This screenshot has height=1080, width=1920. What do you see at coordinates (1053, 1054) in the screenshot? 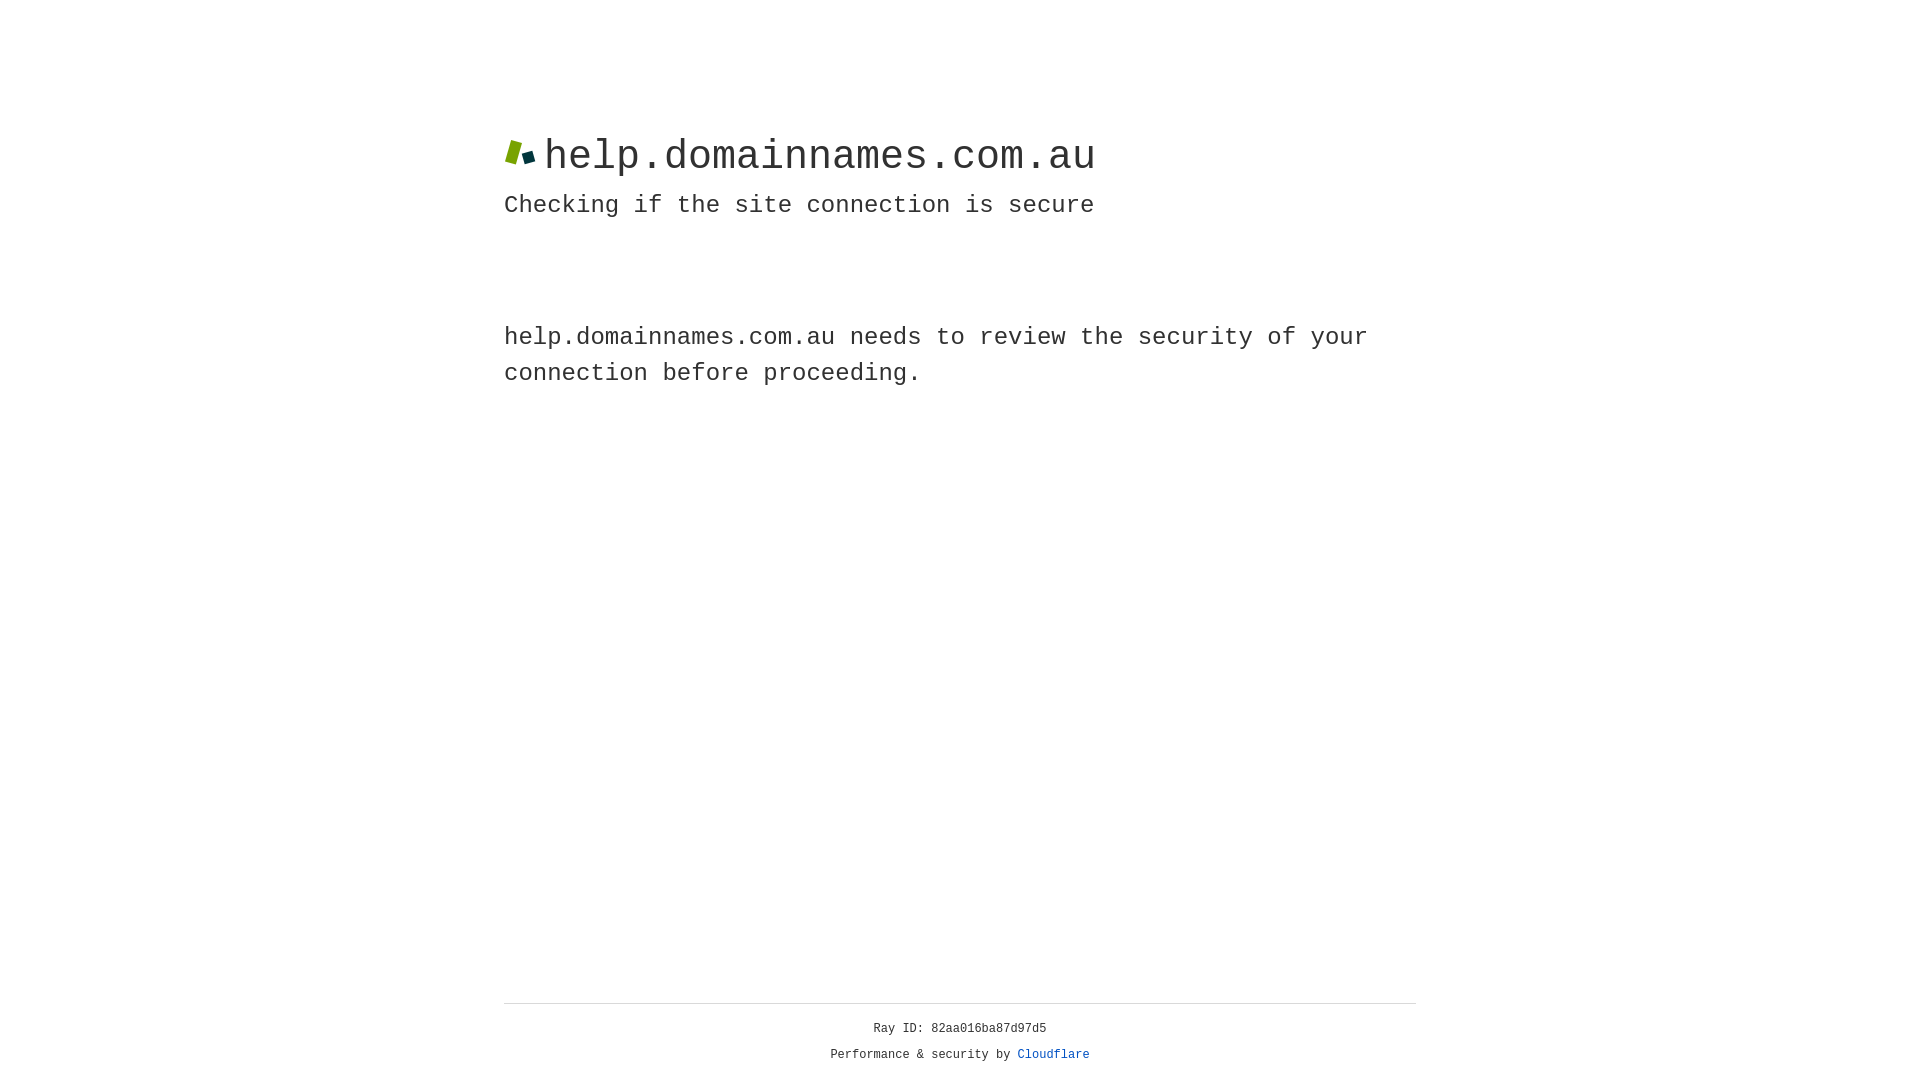
I see `'Cloudflare'` at bounding box center [1053, 1054].